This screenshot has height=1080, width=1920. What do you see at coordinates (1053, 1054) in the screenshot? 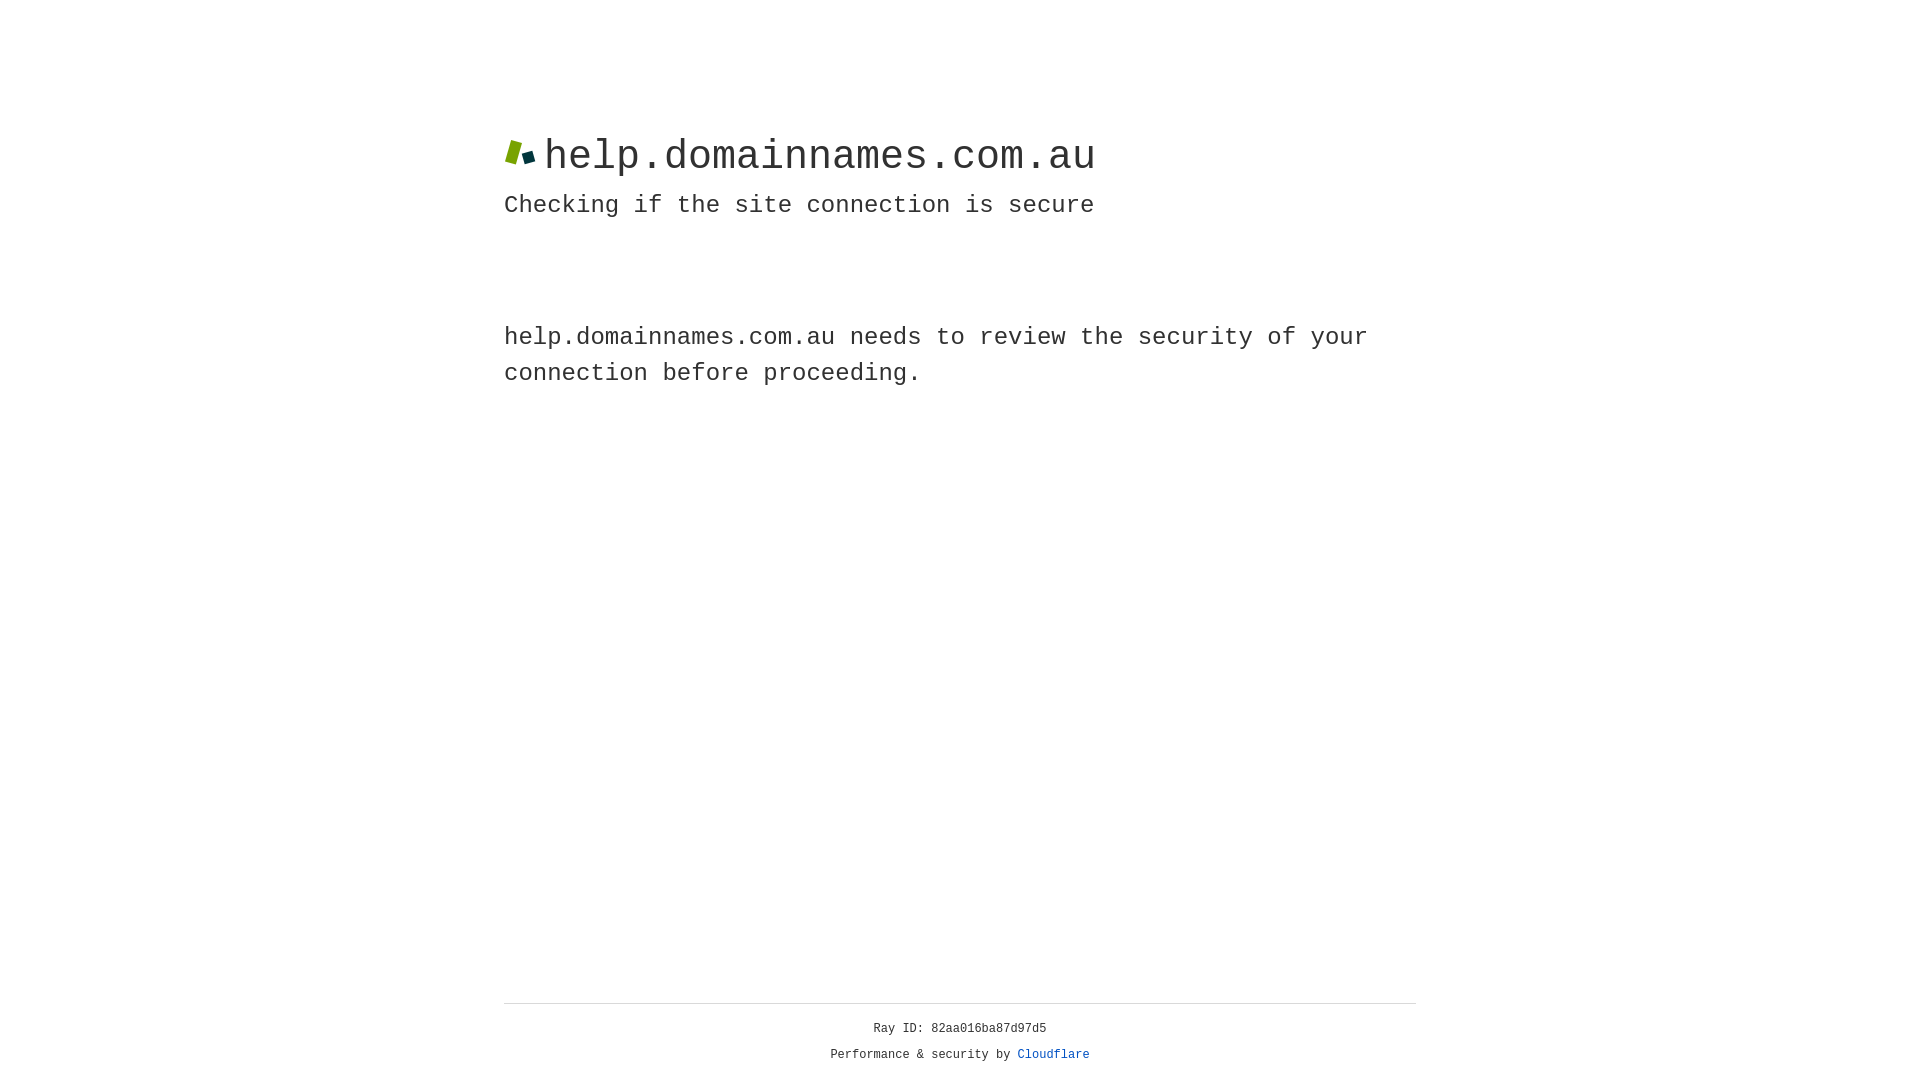
I see `'Cloudflare'` at bounding box center [1053, 1054].